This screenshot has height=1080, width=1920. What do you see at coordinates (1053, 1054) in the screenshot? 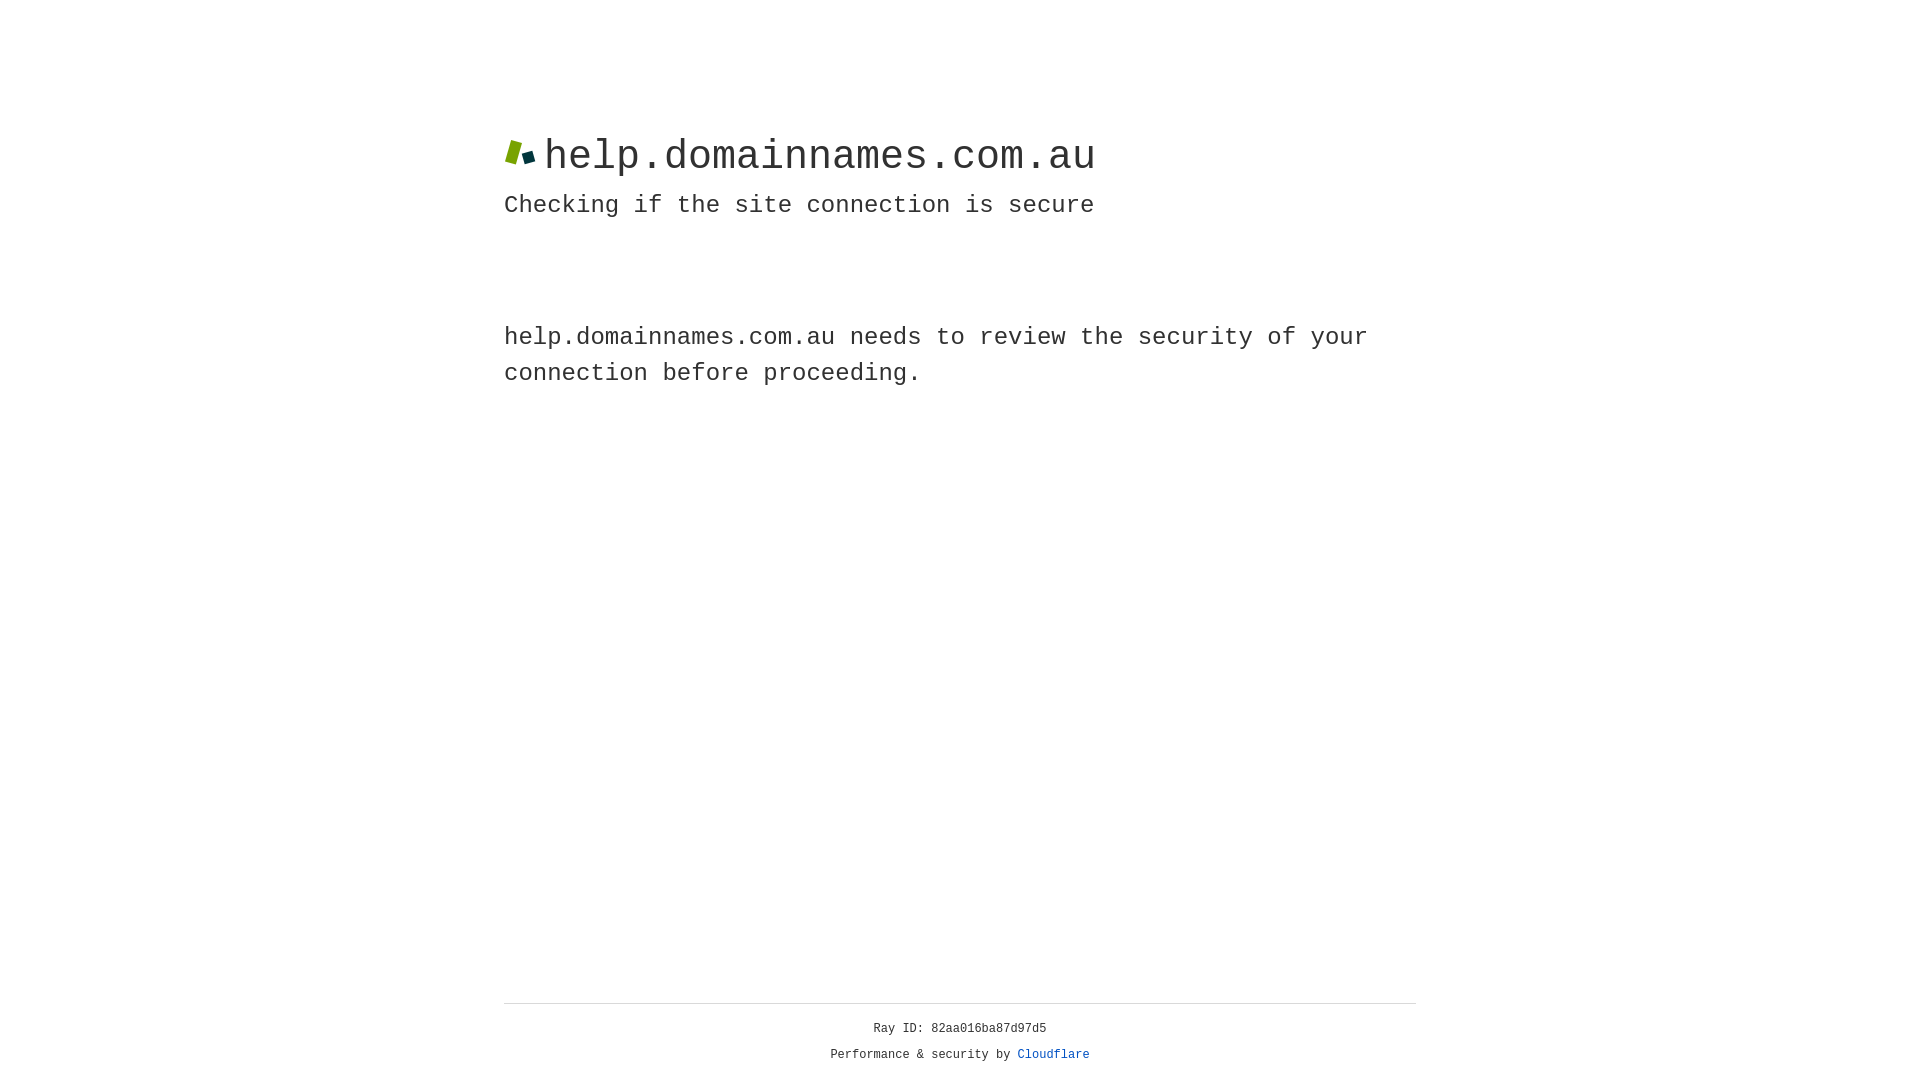
I see `'Cloudflare'` at bounding box center [1053, 1054].